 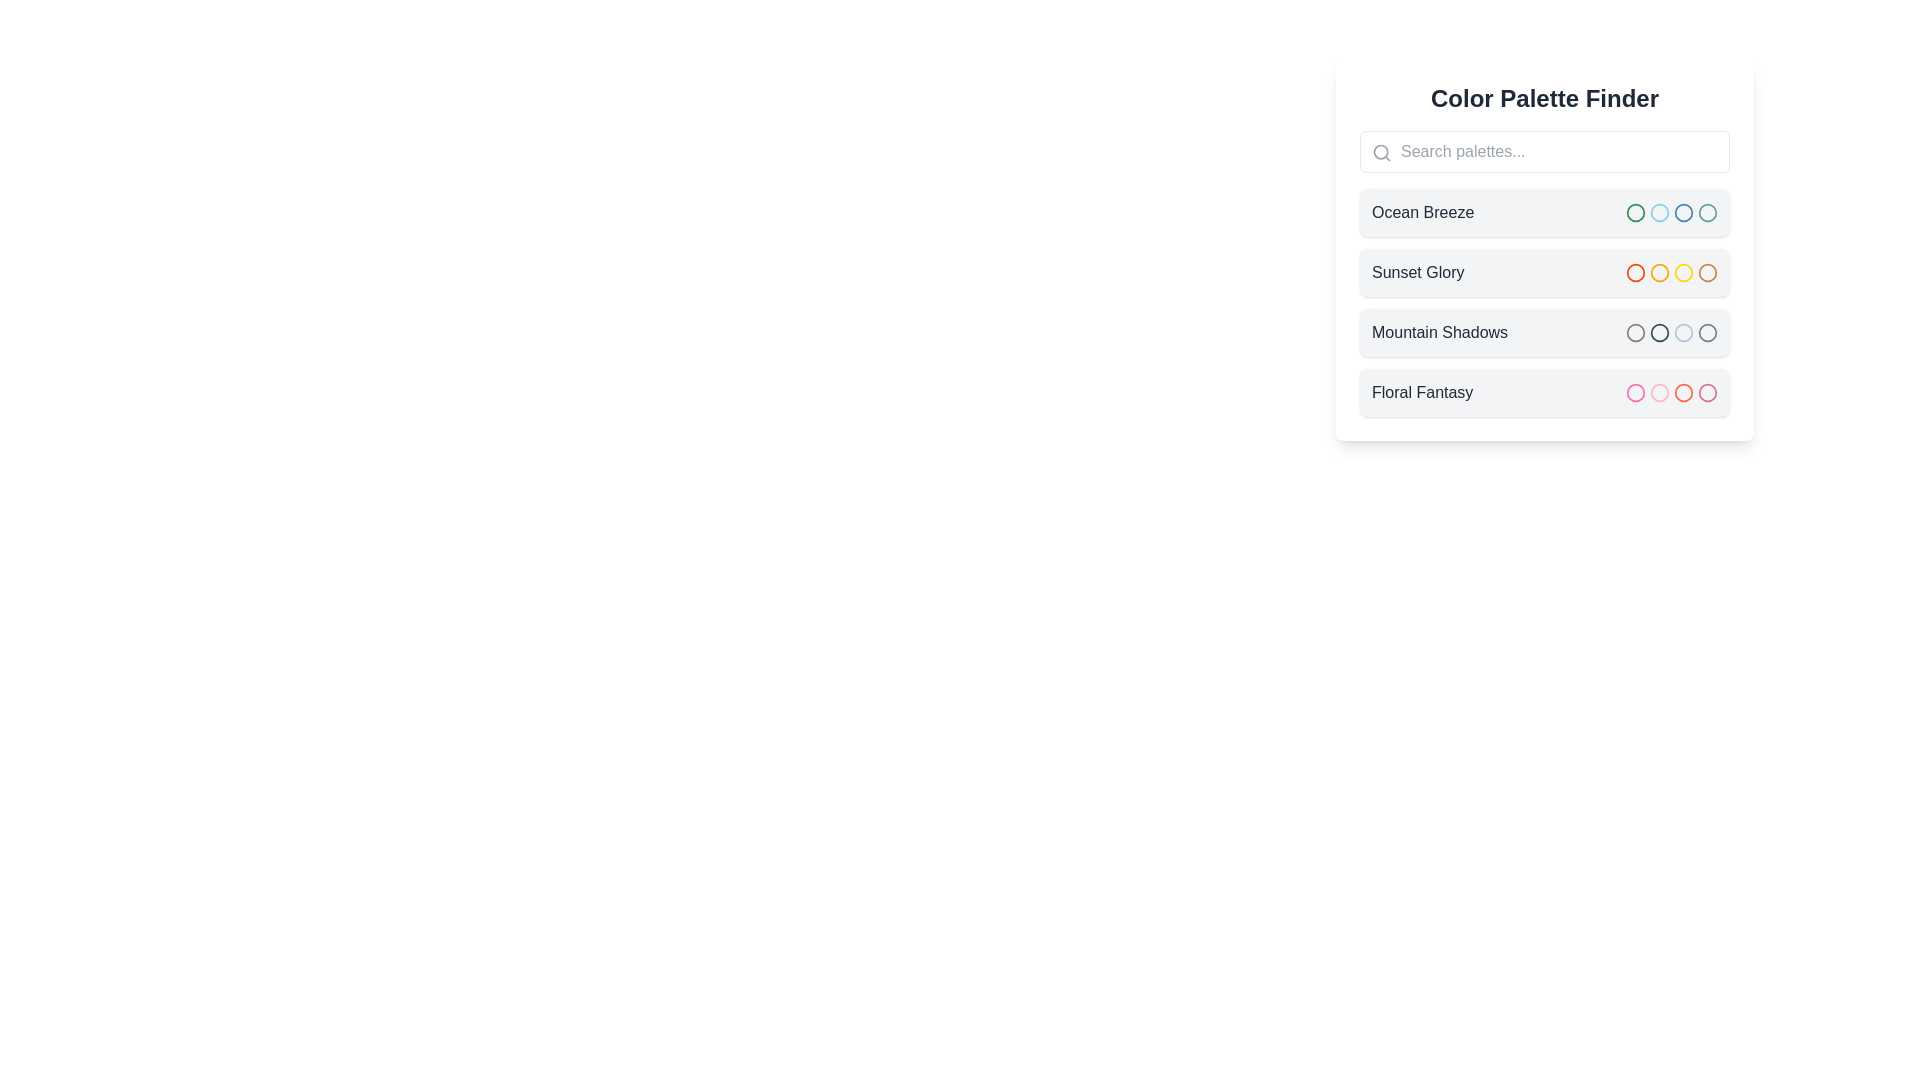 I want to click on the 'Mountain Shadows' color palette option in the 'Color Palette Finder' section, which is the third item in a vertically stacked list of four elements, so click(x=1544, y=331).